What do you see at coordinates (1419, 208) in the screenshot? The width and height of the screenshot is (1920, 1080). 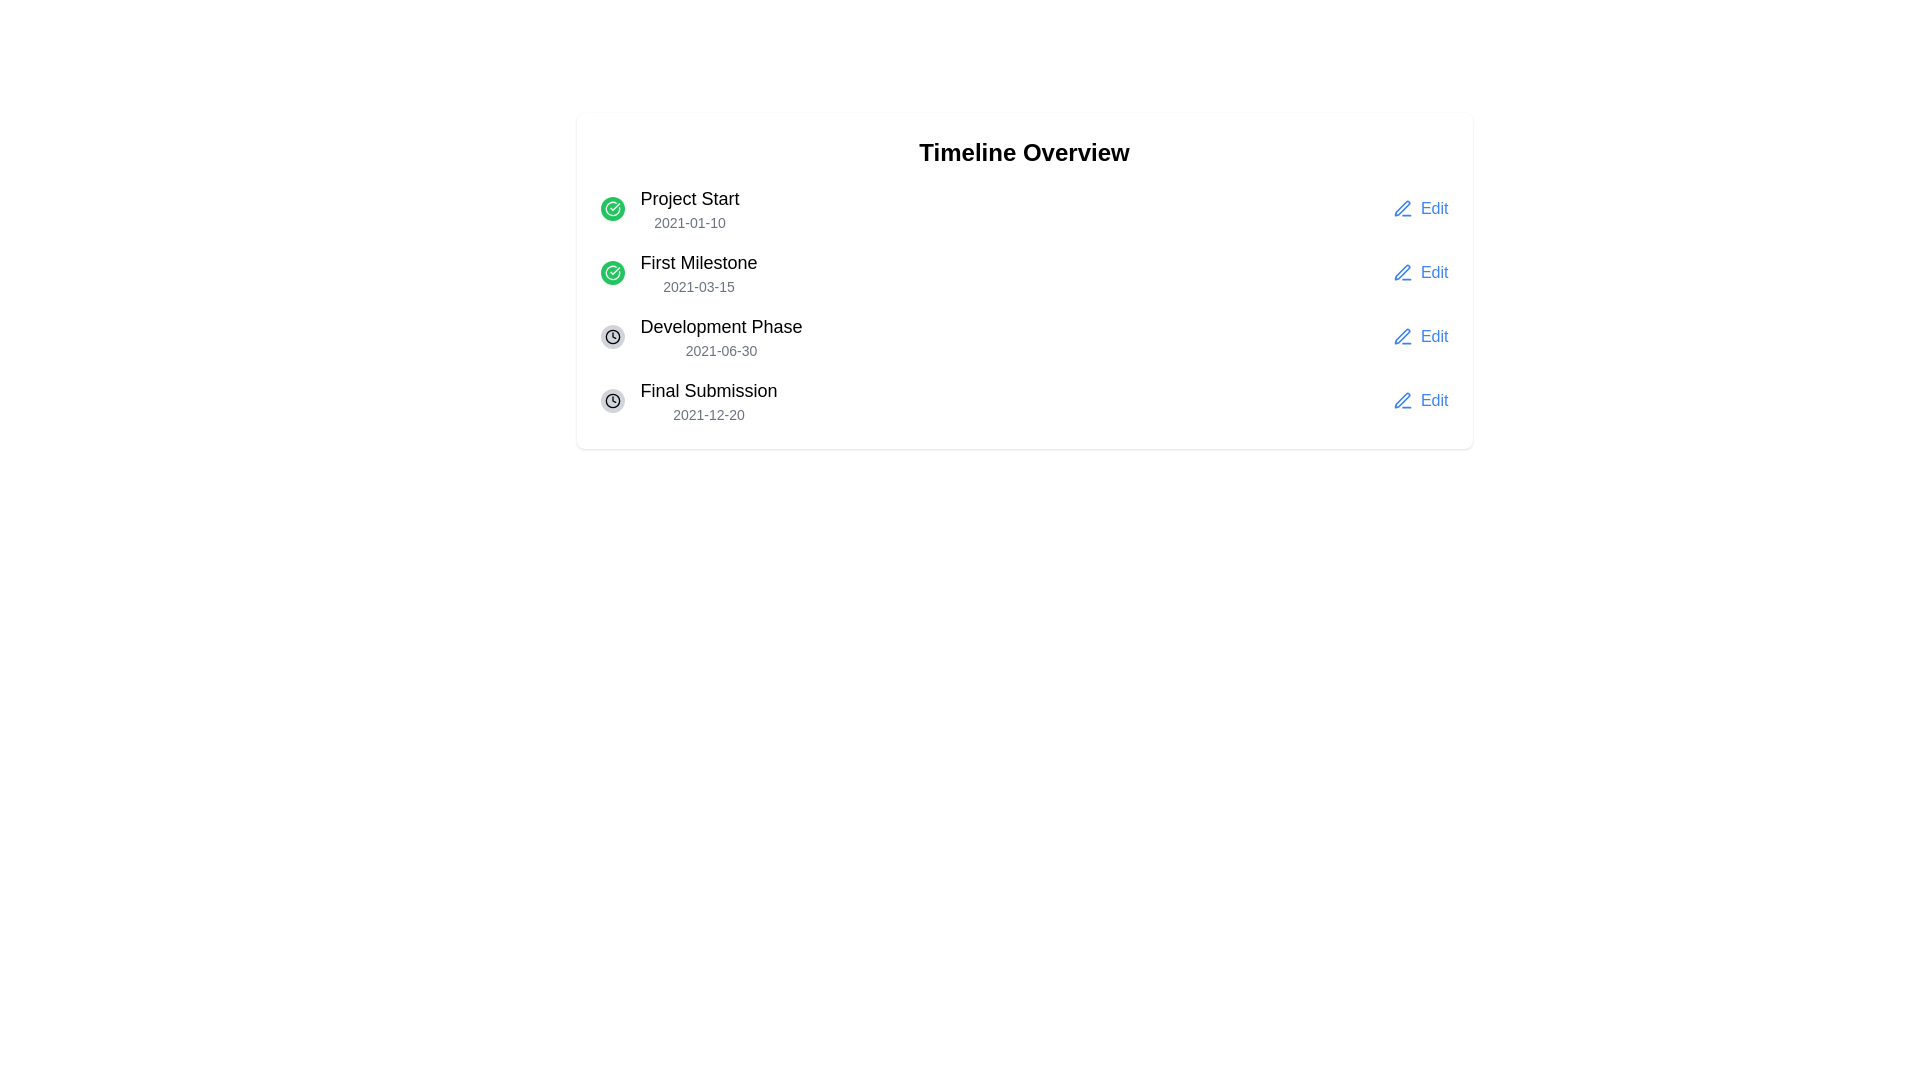 I see `the 'Edit' button, which is a blue clickable text label with a pen icon to the left, located next to the 'Project Start' entry in the timeline view` at bounding box center [1419, 208].